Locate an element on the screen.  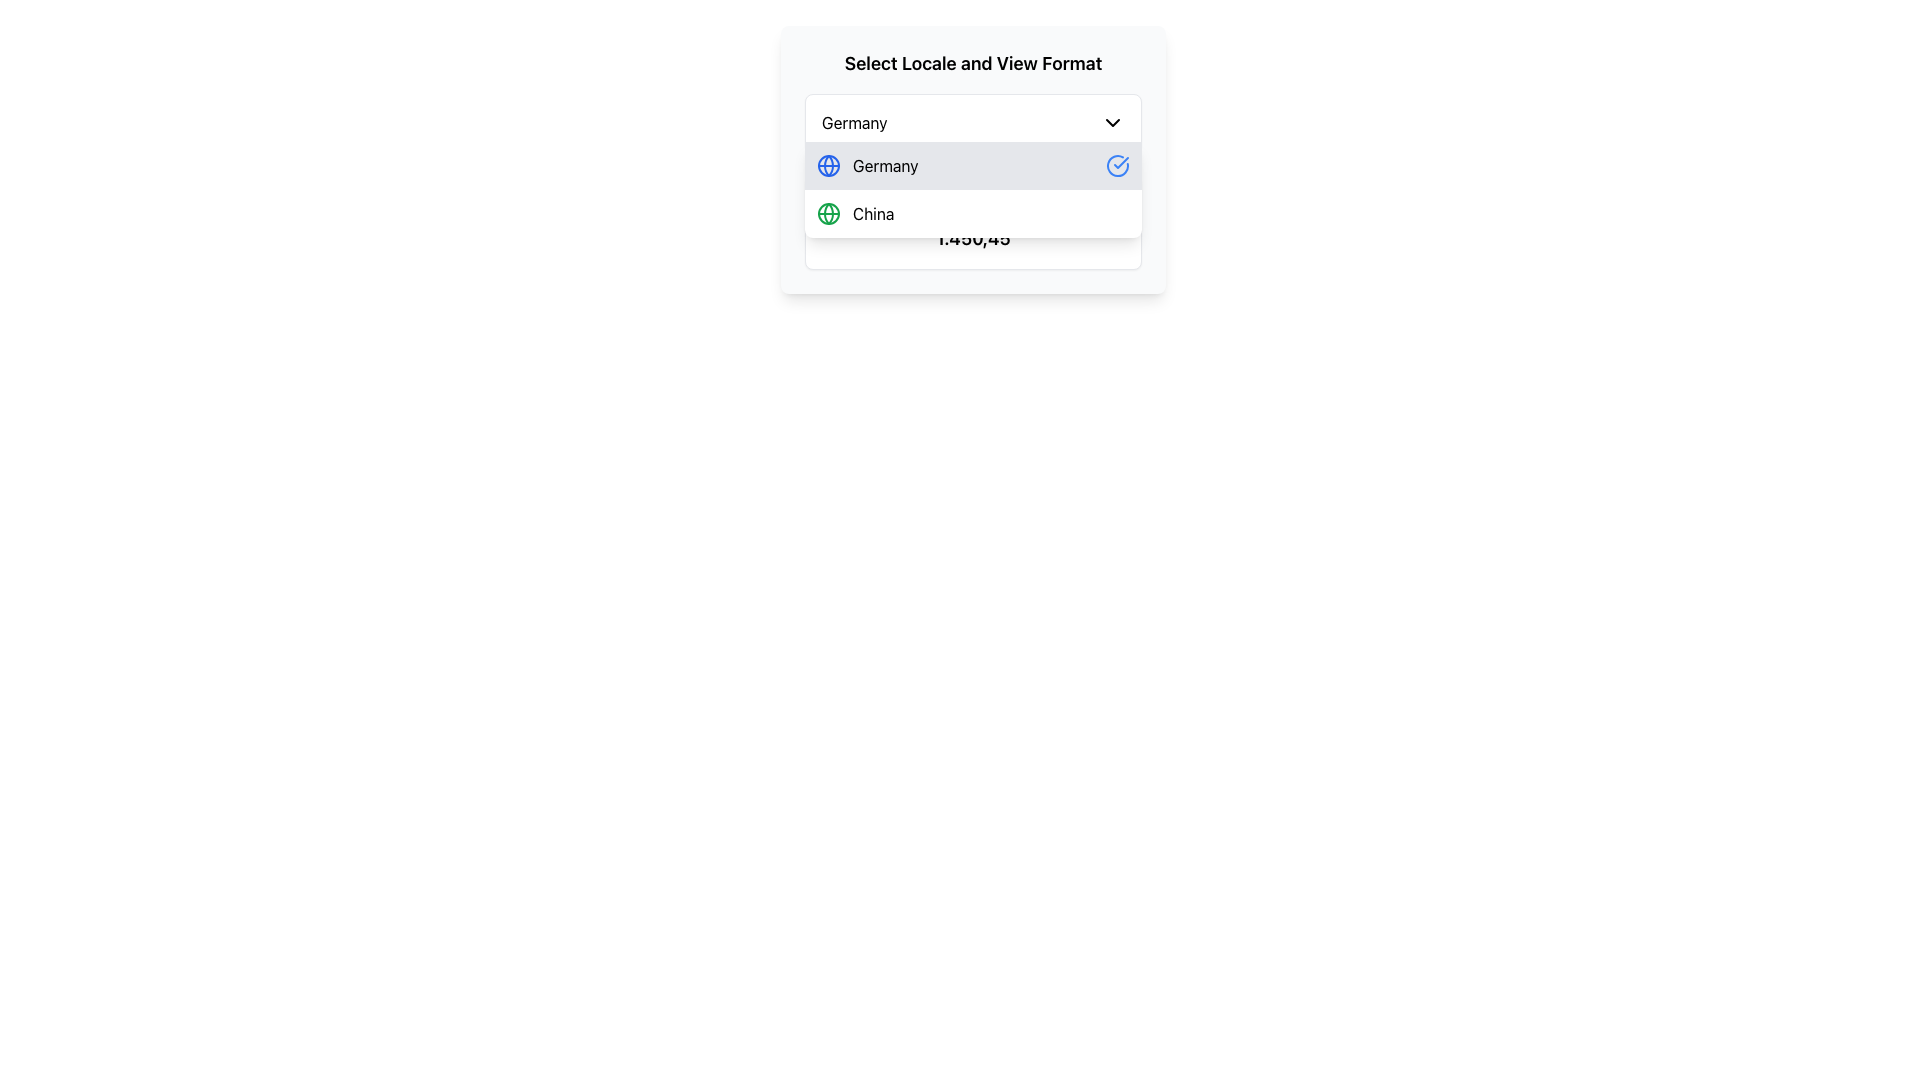
the blue globe-shaped icon adjacent to the text 'Germany' in the list item is located at coordinates (829, 164).